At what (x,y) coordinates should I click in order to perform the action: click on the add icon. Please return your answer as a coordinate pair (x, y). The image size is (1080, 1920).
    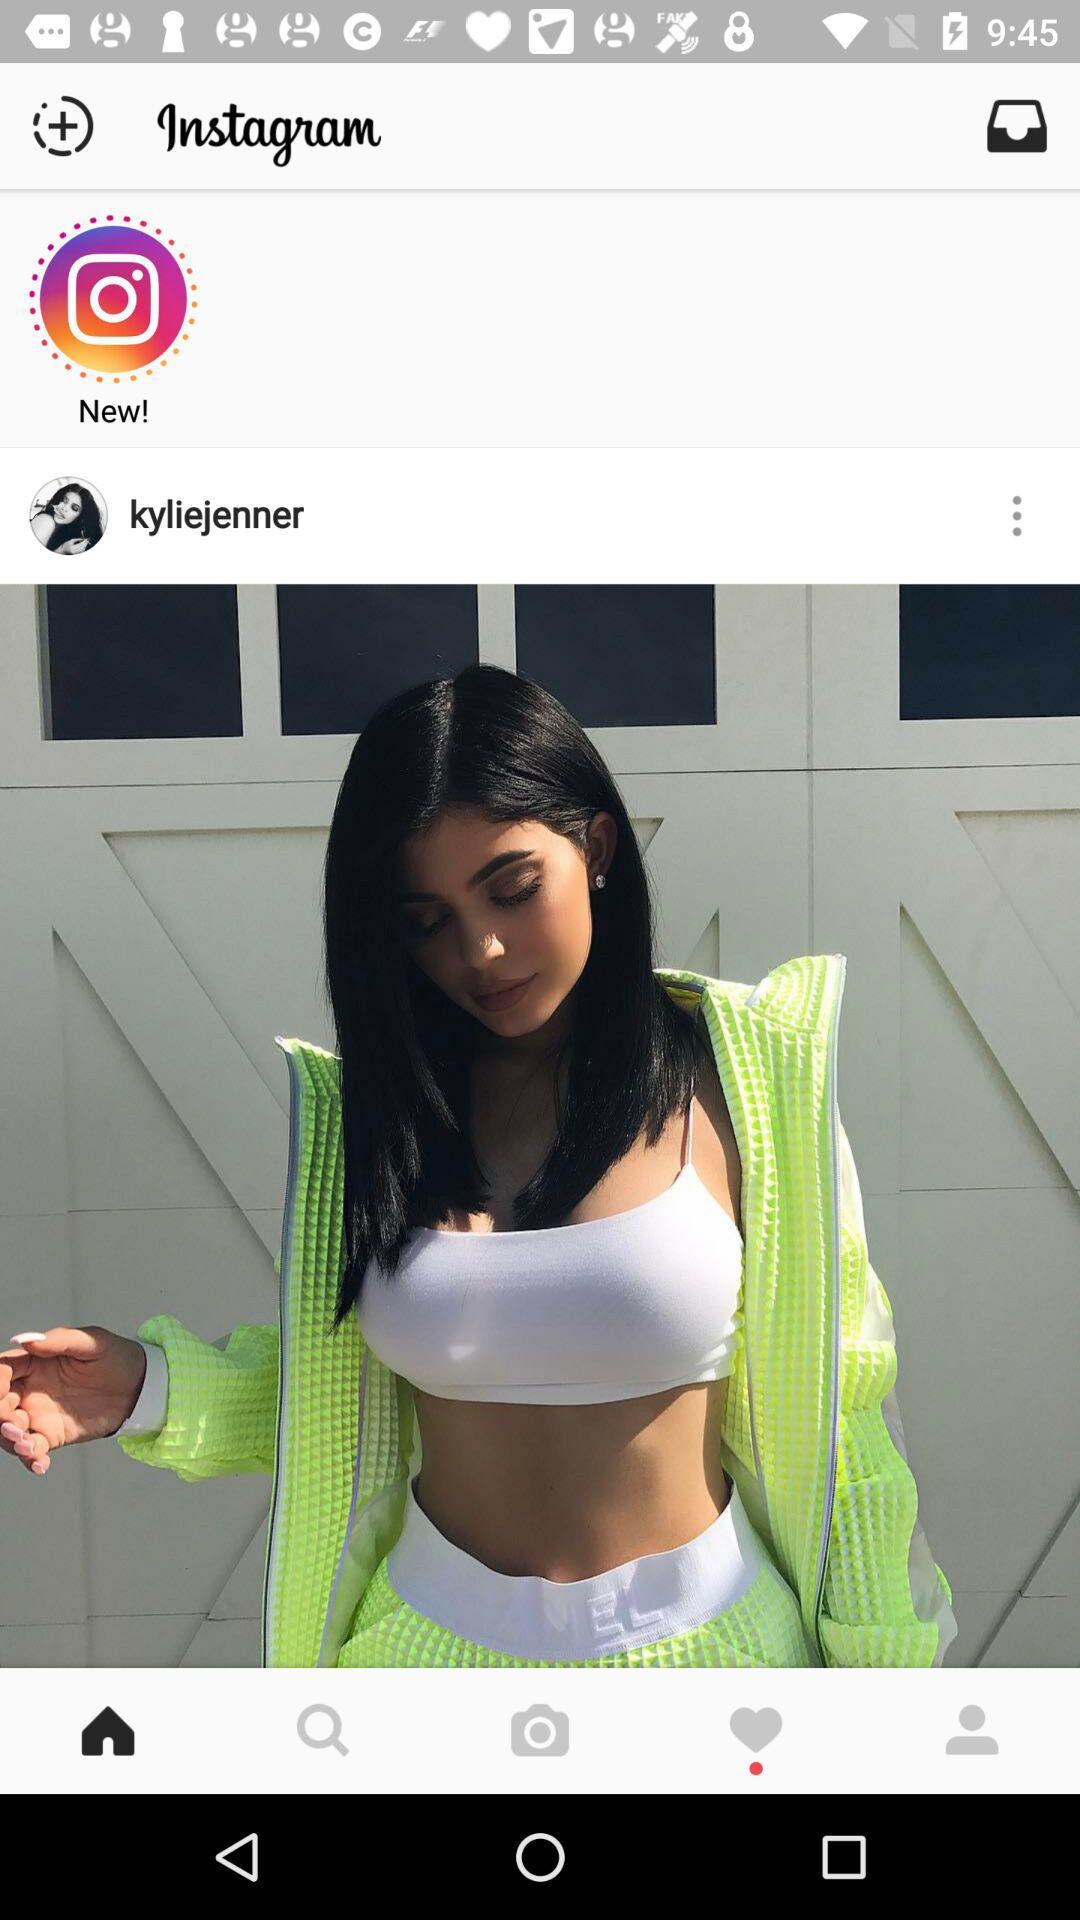
    Looking at the image, I should click on (61, 124).